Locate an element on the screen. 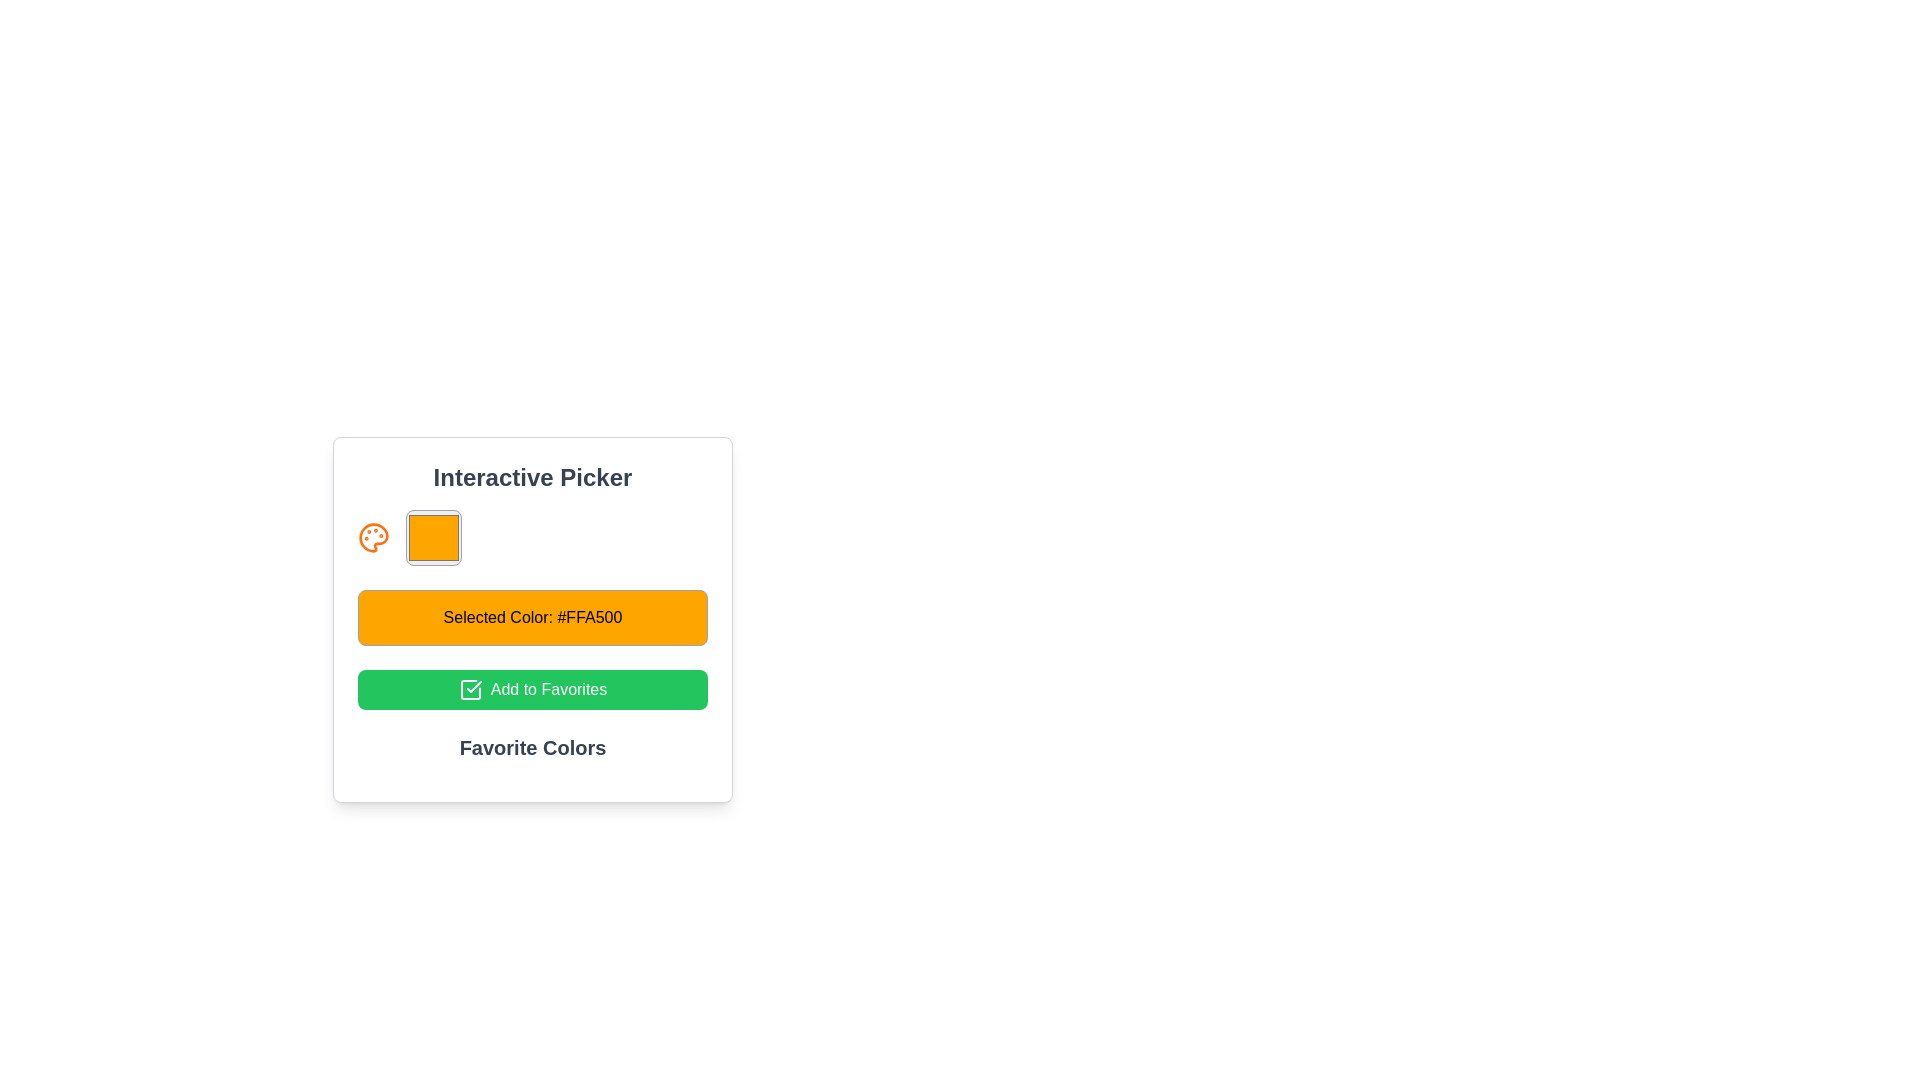  the checkmark SVG image located centrally within the 'Add to Favorites' green button, which represents a confirmation action is located at coordinates (473, 685).